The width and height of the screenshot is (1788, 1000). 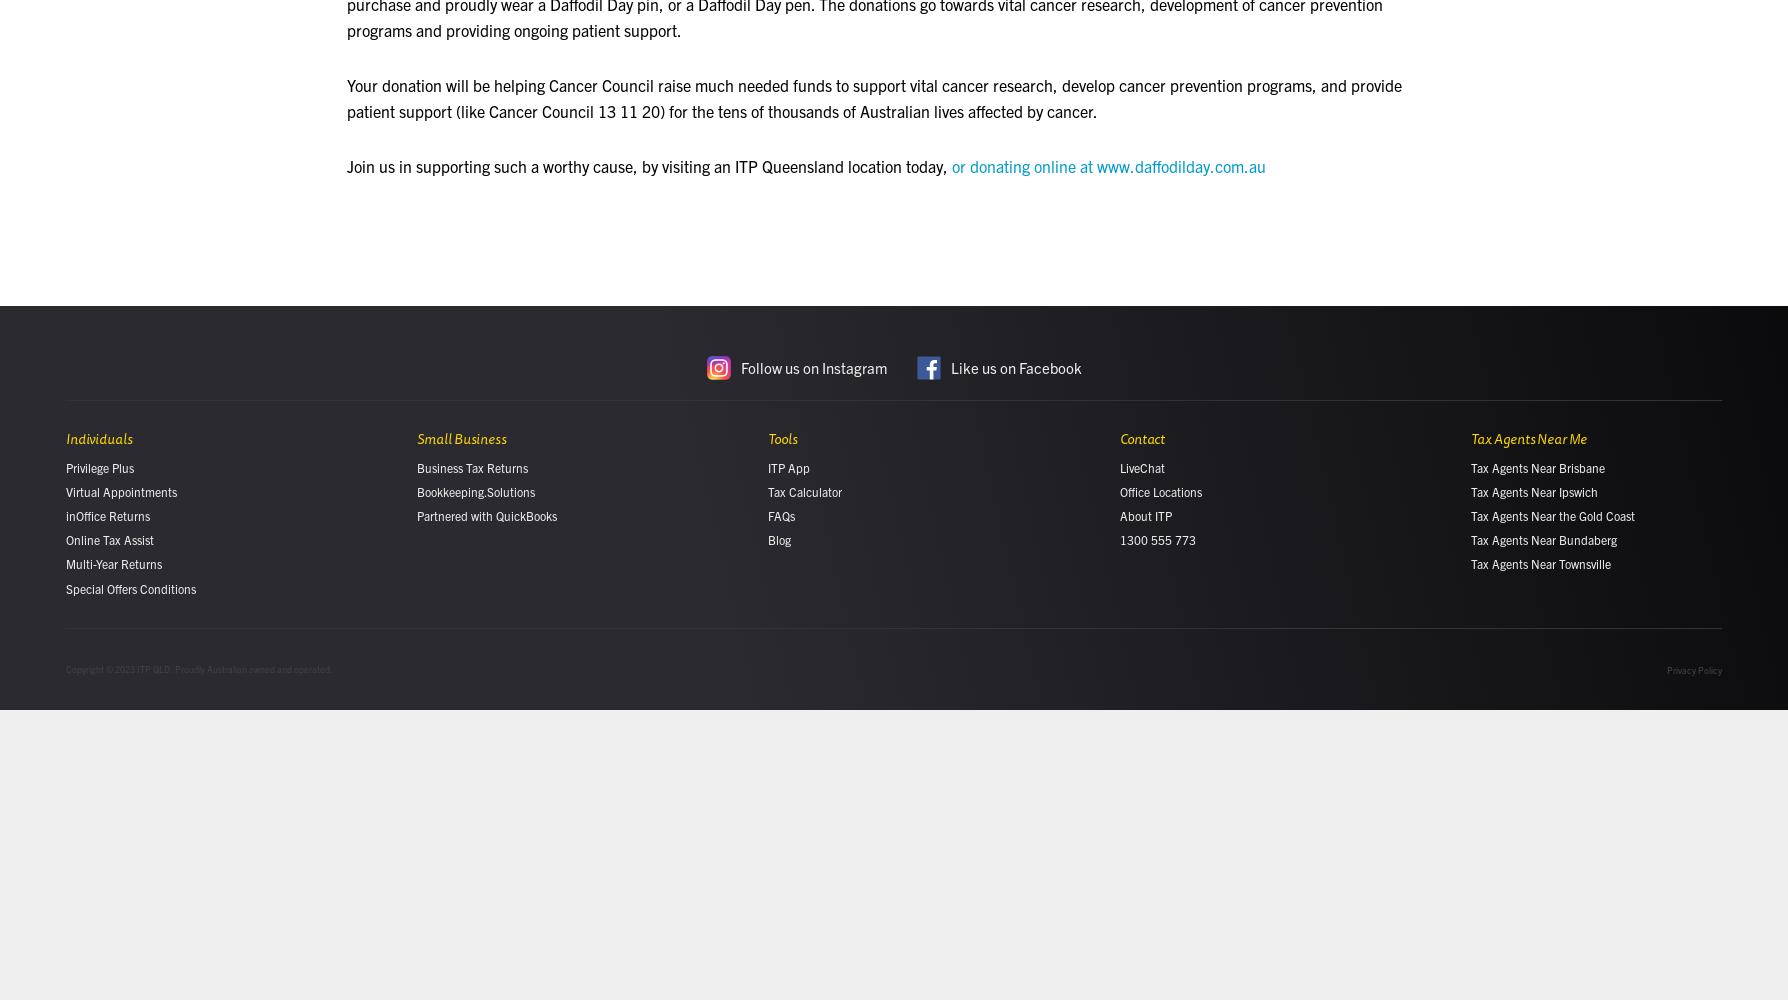 What do you see at coordinates (106, 515) in the screenshot?
I see `'inOffice Returns'` at bounding box center [106, 515].